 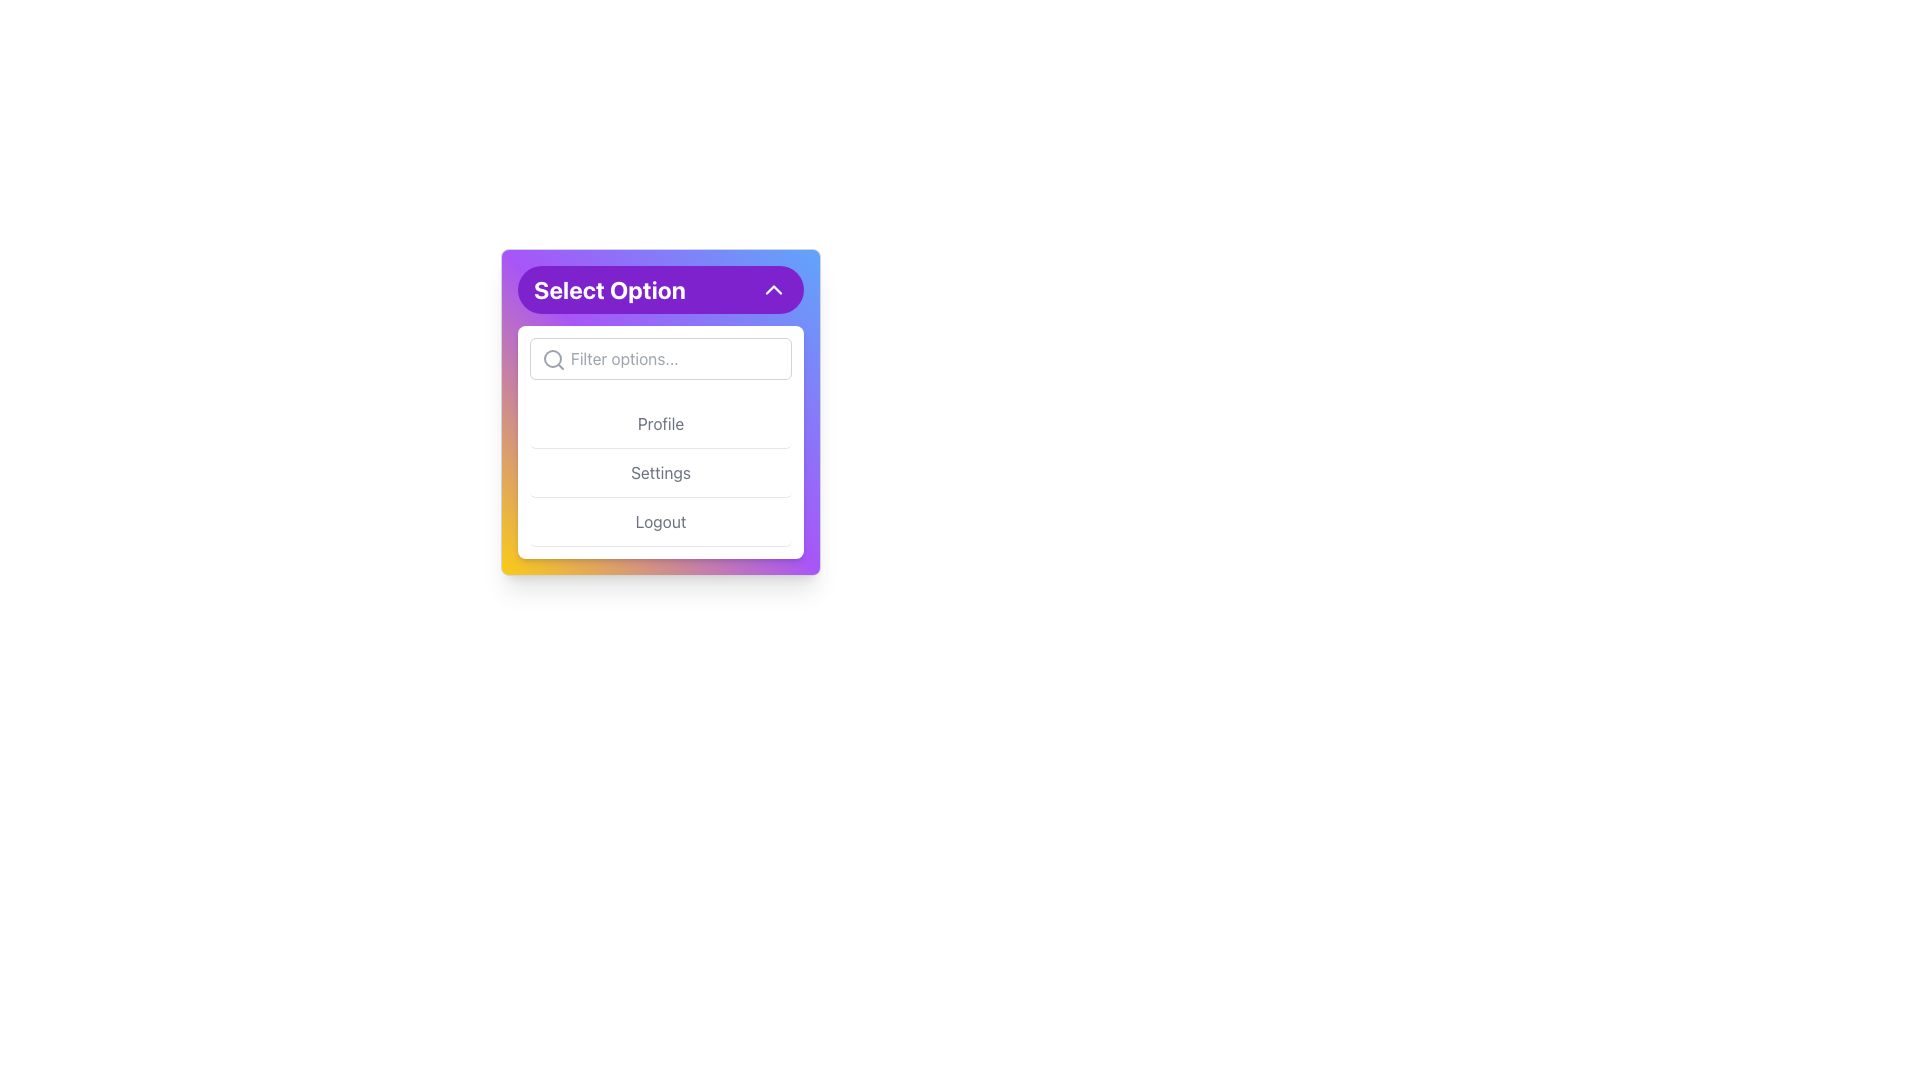 What do you see at coordinates (661, 357) in the screenshot?
I see `the Search input field, which is a rectangular input field with rounded corners and a placeholder text 'Filter options...'` at bounding box center [661, 357].